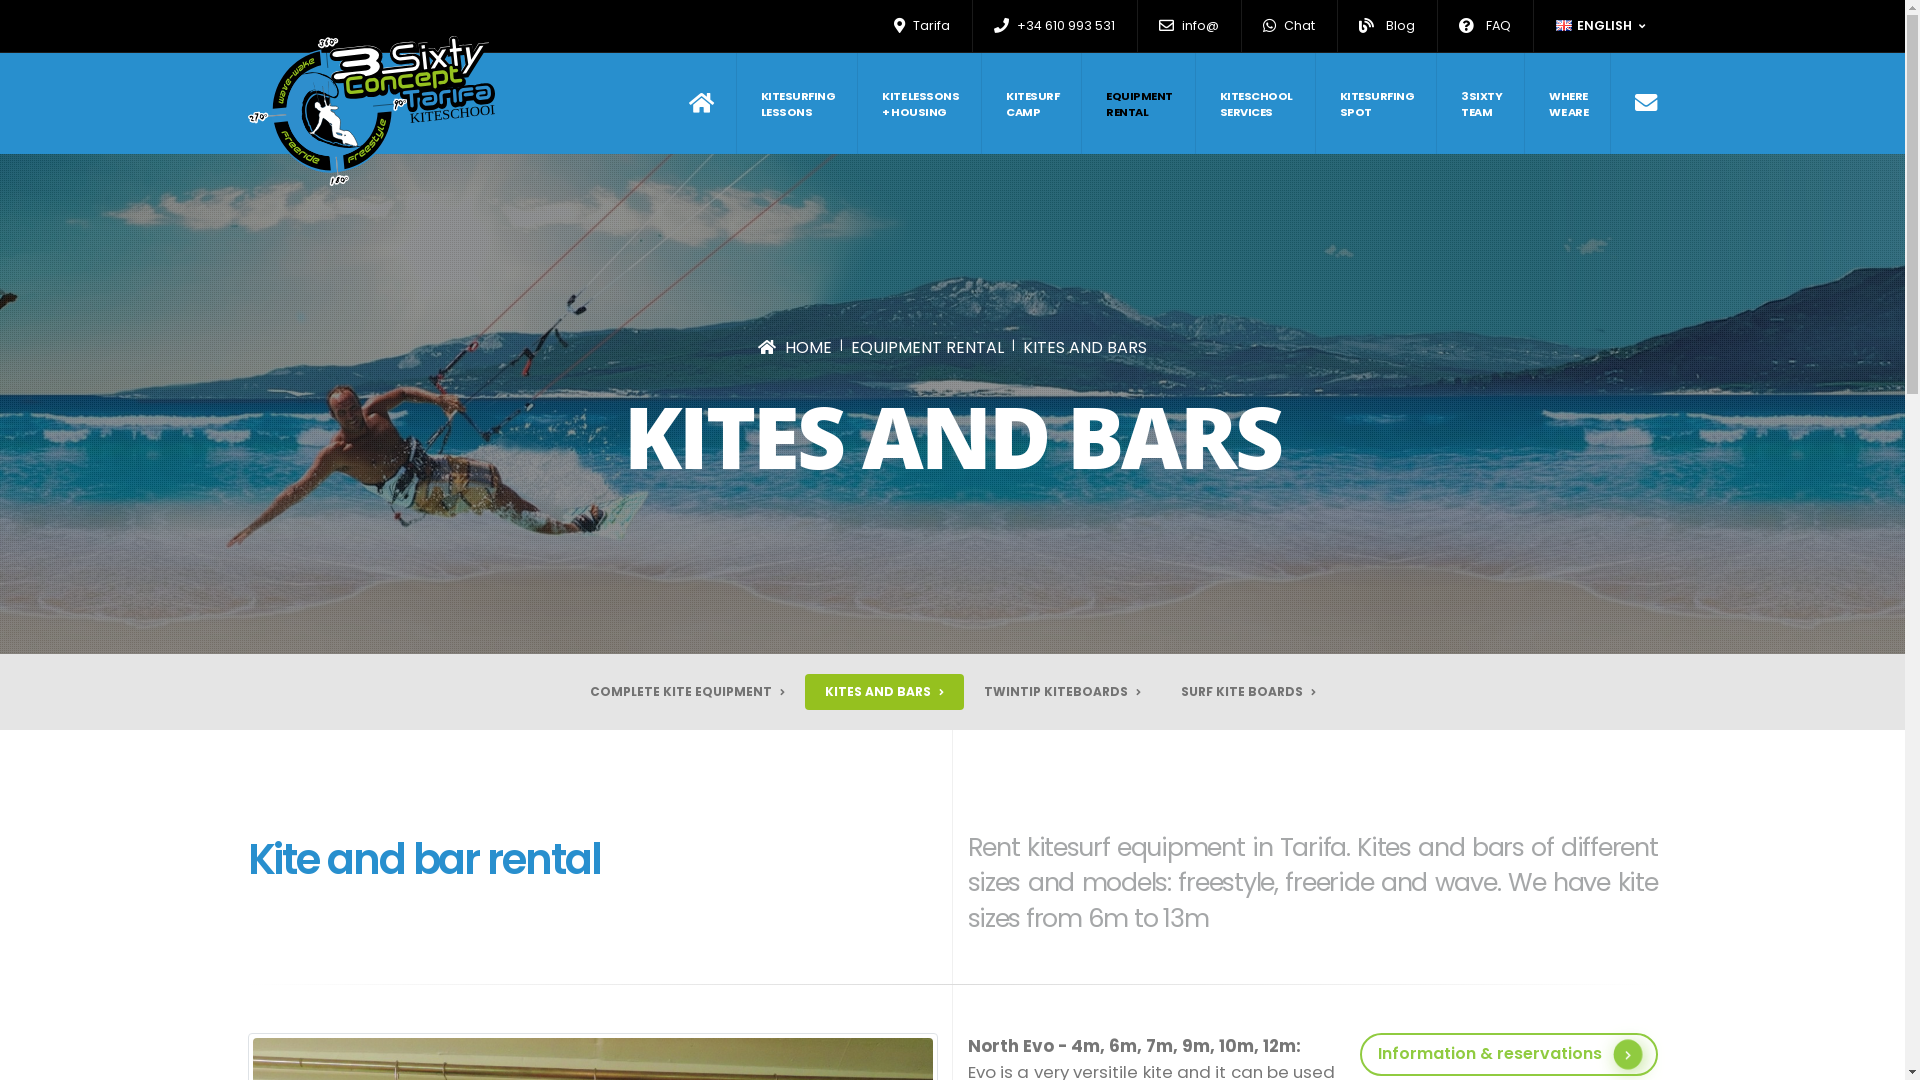 The image size is (1920, 1080). What do you see at coordinates (920, 103) in the screenshot?
I see `'KITE LESSONS + HOUSING'` at bounding box center [920, 103].